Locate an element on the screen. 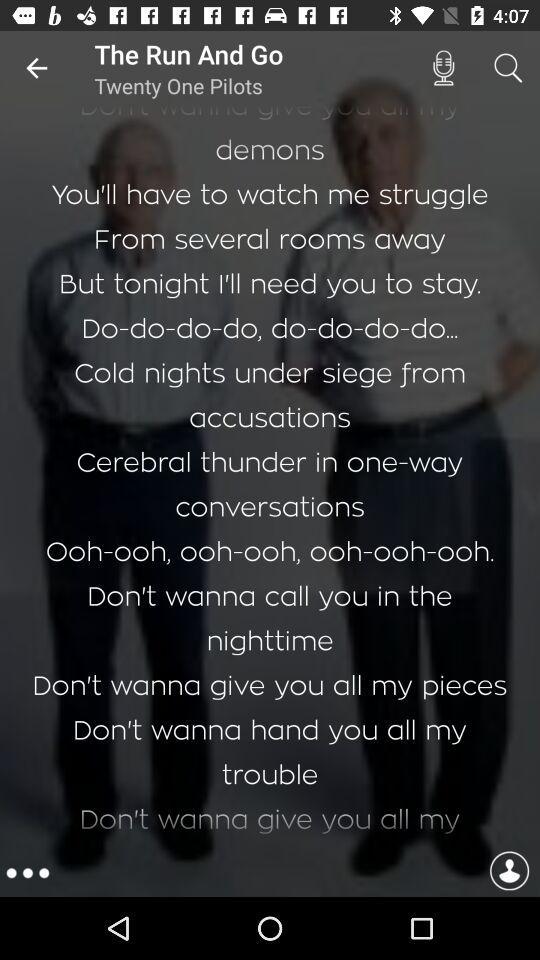 Image resolution: width=540 pixels, height=960 pixels. the i can t is located at coordinates (270, 477).